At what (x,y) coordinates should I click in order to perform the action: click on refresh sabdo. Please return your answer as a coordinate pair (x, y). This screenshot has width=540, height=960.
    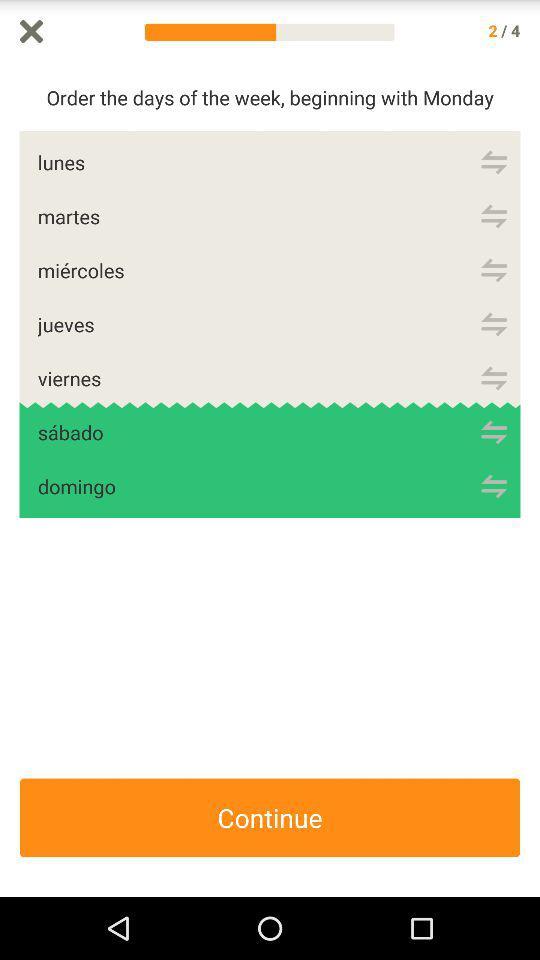
    Looking at the image, I should click on (493, 432).